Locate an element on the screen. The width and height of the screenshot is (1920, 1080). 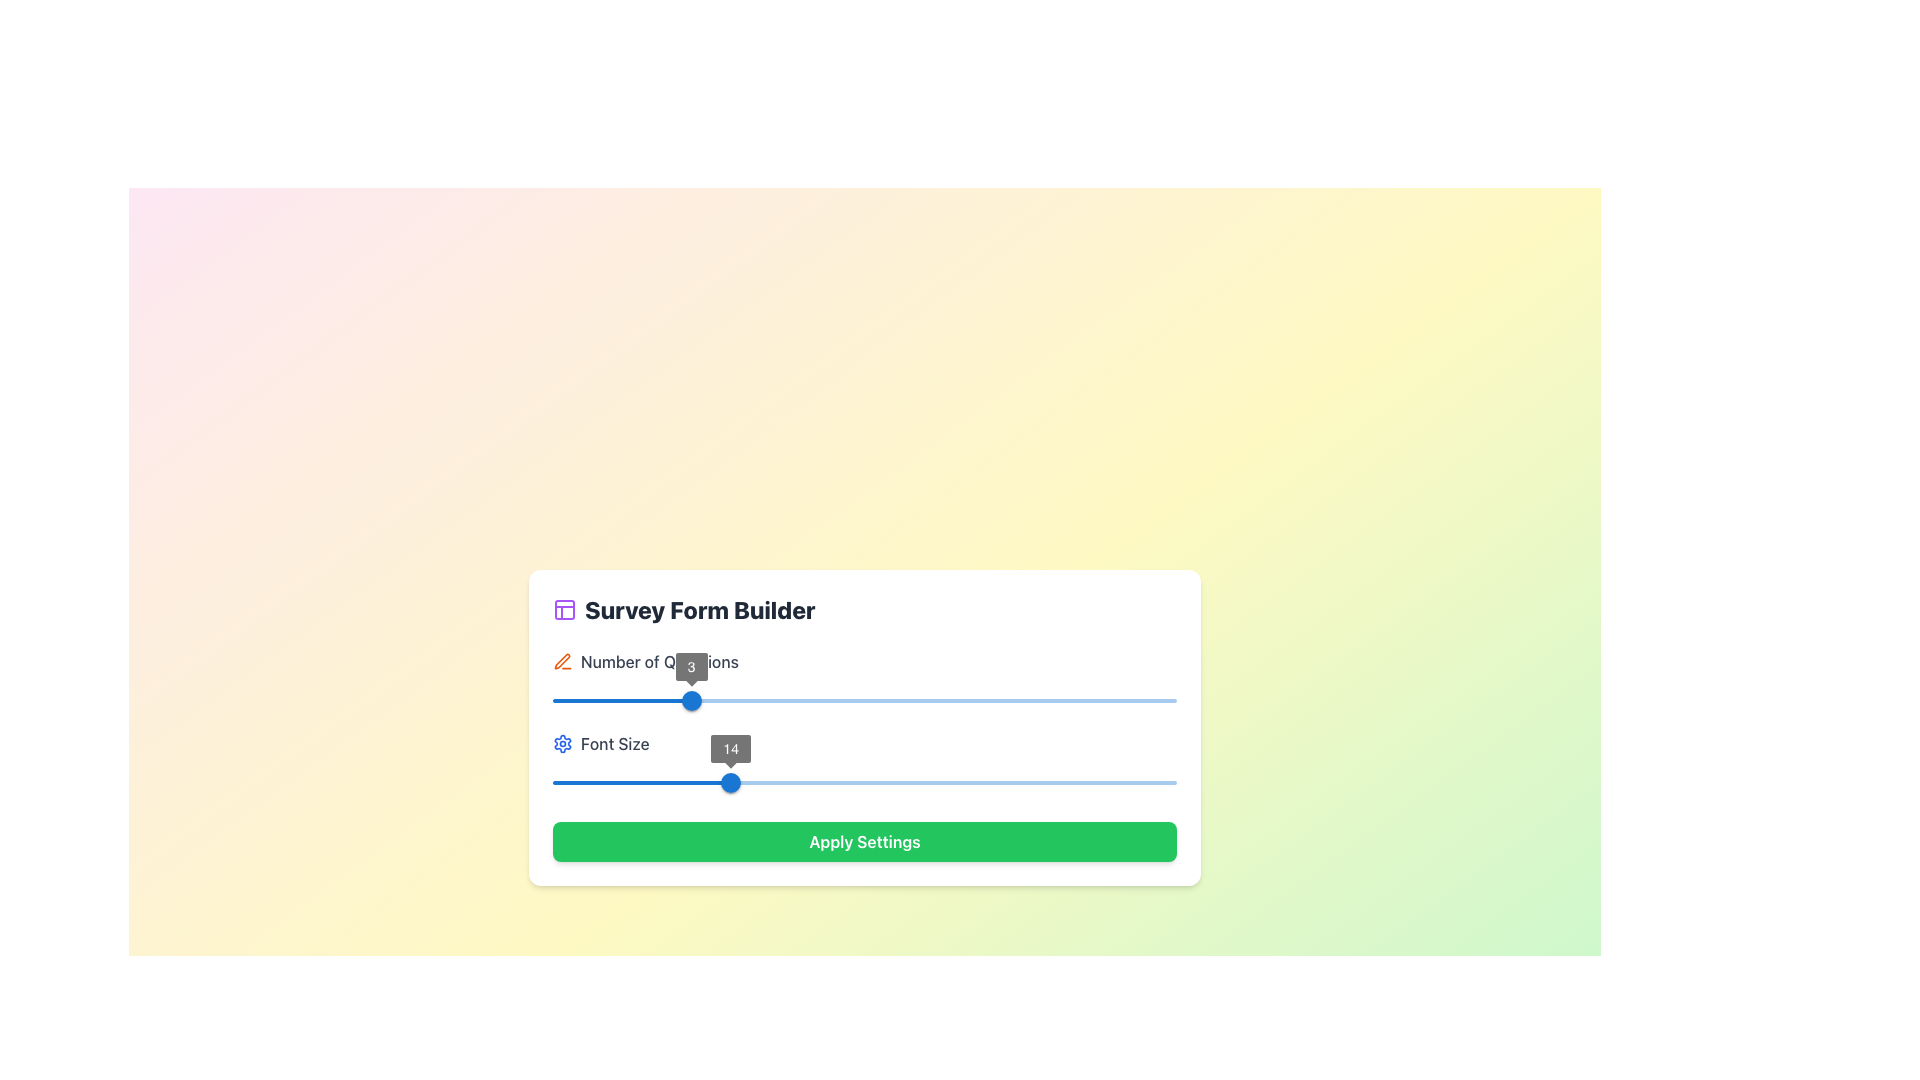
the slider value is located at coordinates (720, 782).